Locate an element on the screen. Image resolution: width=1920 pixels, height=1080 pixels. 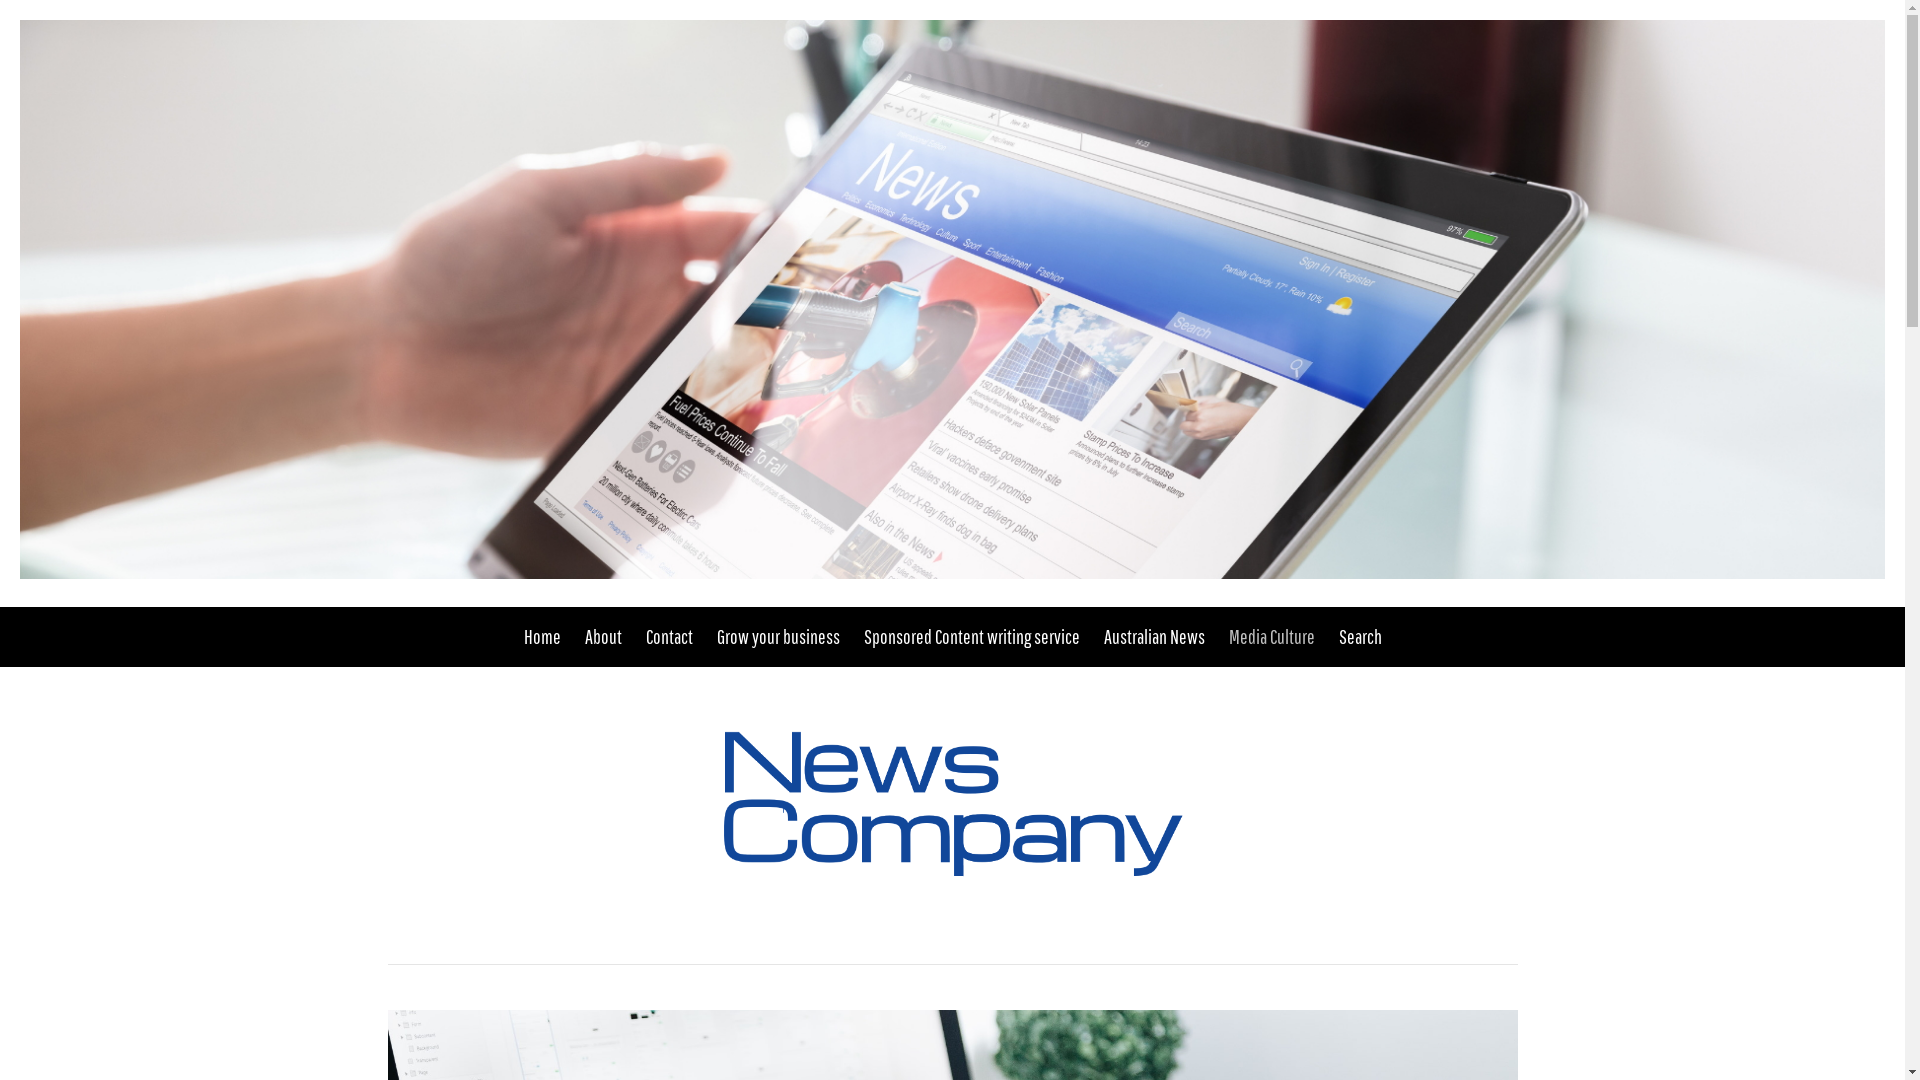
'Grow your business' is located at coordinates (776, 636).